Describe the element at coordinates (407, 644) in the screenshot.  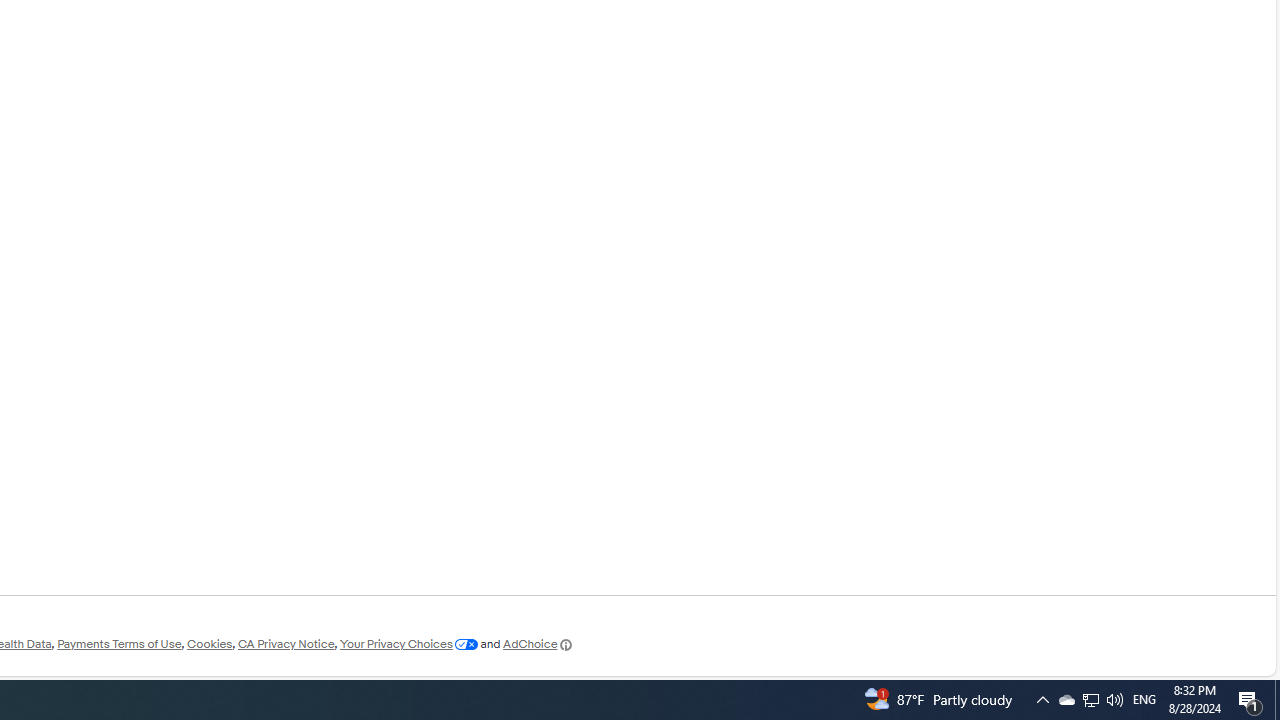
I see `'Your Privacy Choices'` at that location.